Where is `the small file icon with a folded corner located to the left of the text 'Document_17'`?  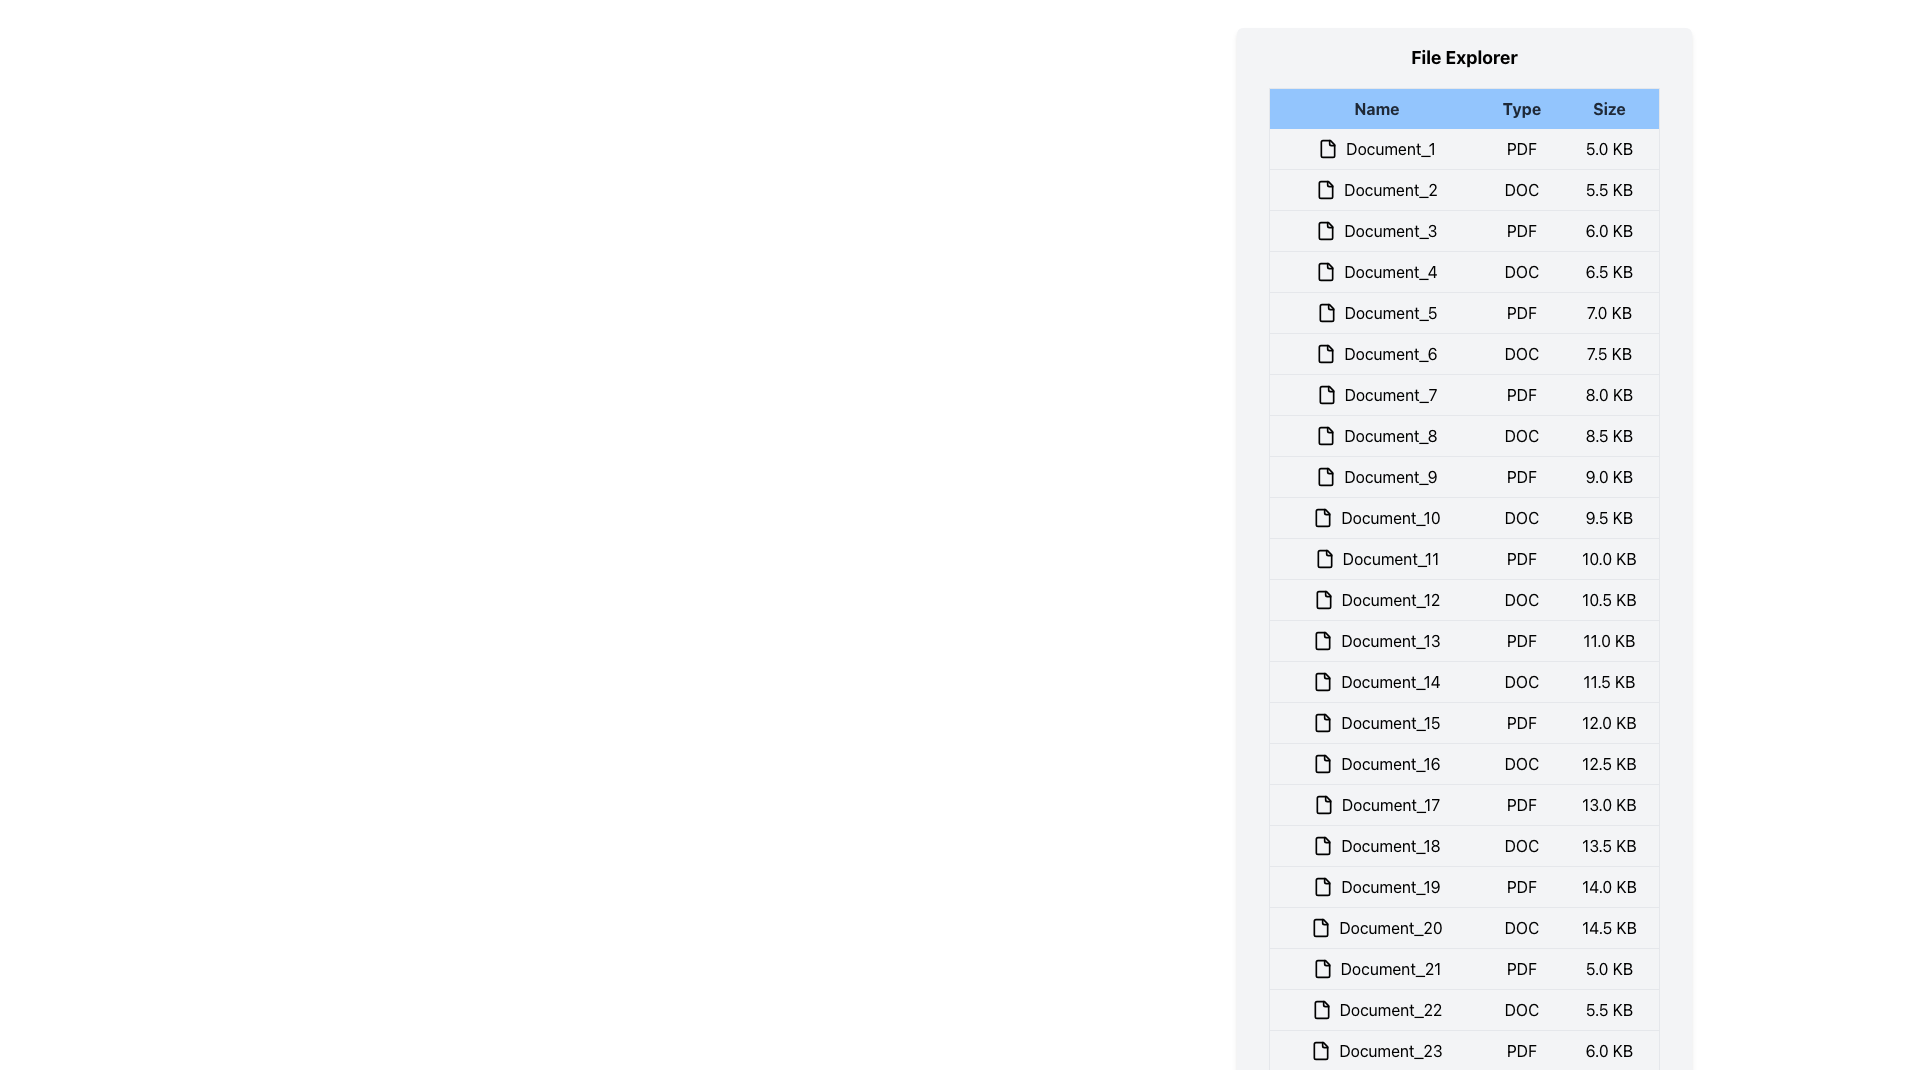
the small file icon with a folded corner located to the left of the text 'Document_17' is located at coordinates (1323, 804).